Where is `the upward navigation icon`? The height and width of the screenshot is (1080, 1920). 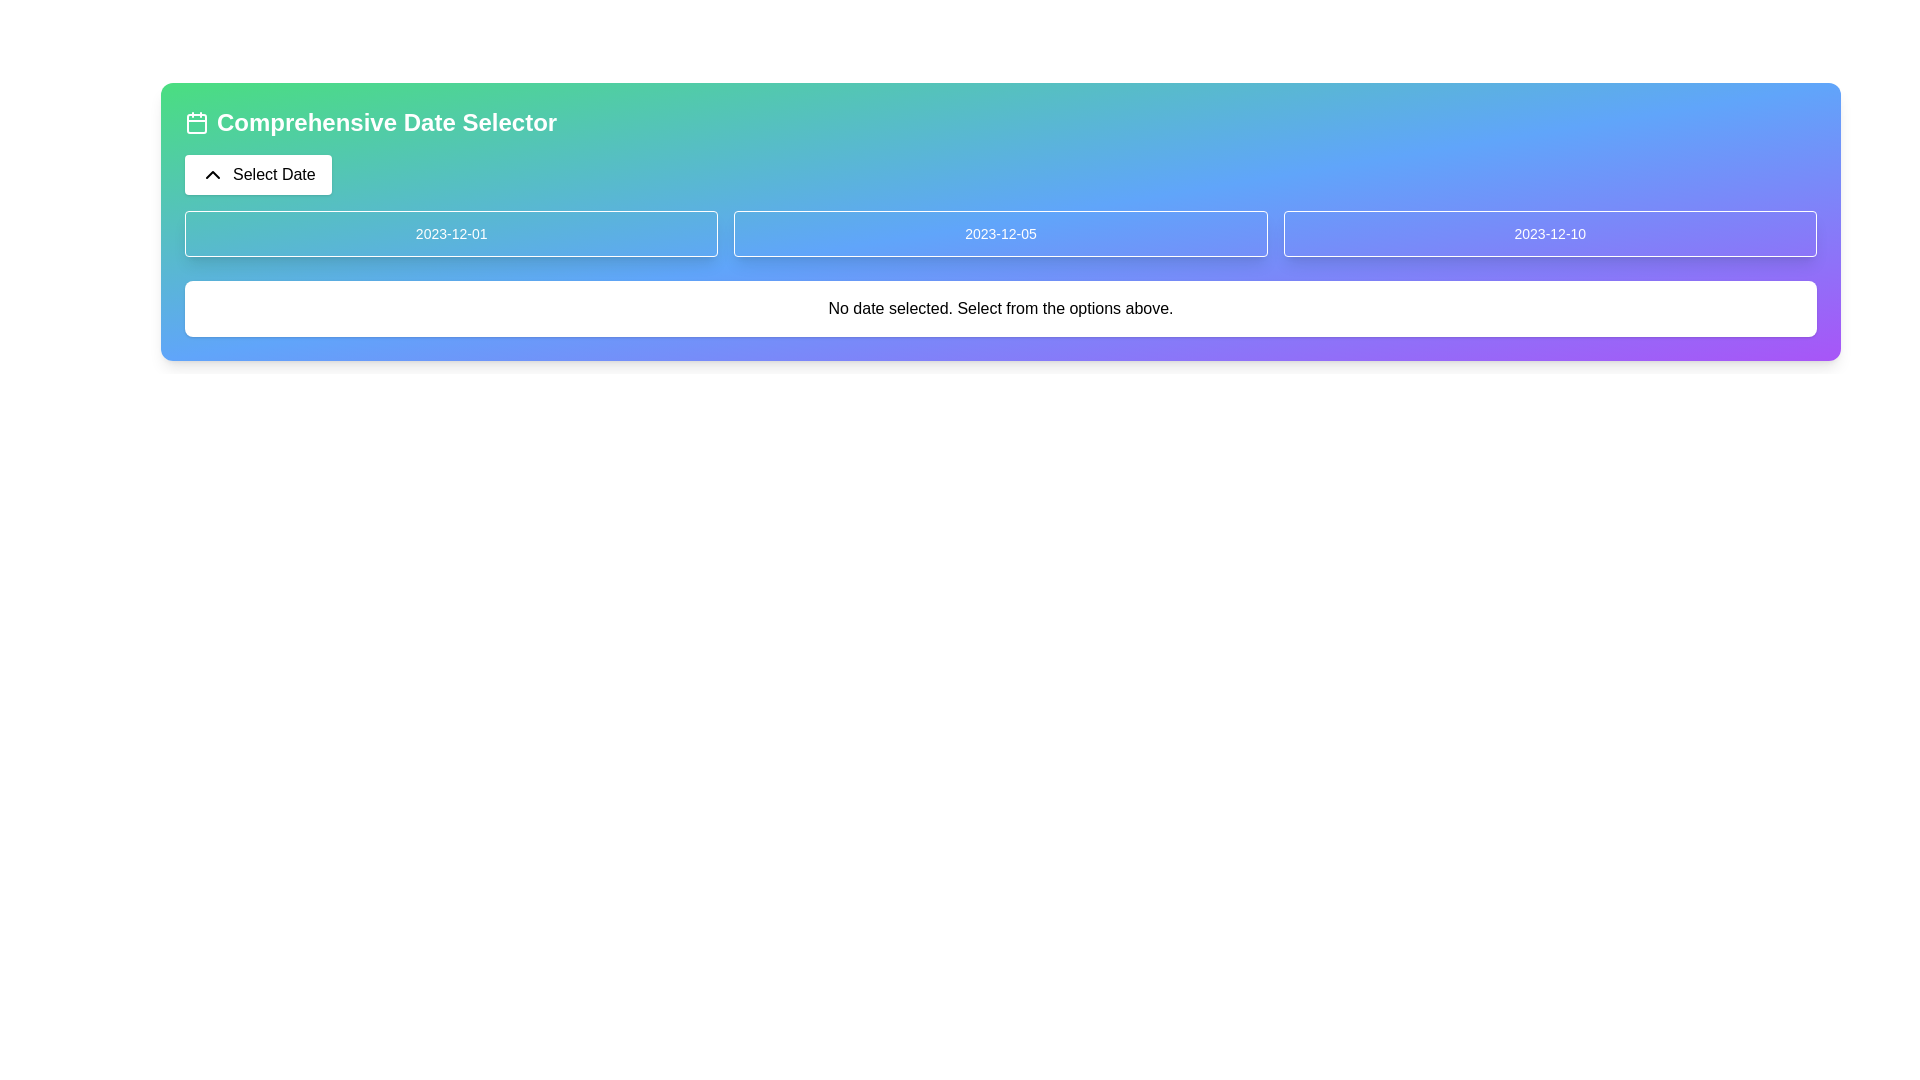 the upward navigation icon is located at coordinates (212, 173).